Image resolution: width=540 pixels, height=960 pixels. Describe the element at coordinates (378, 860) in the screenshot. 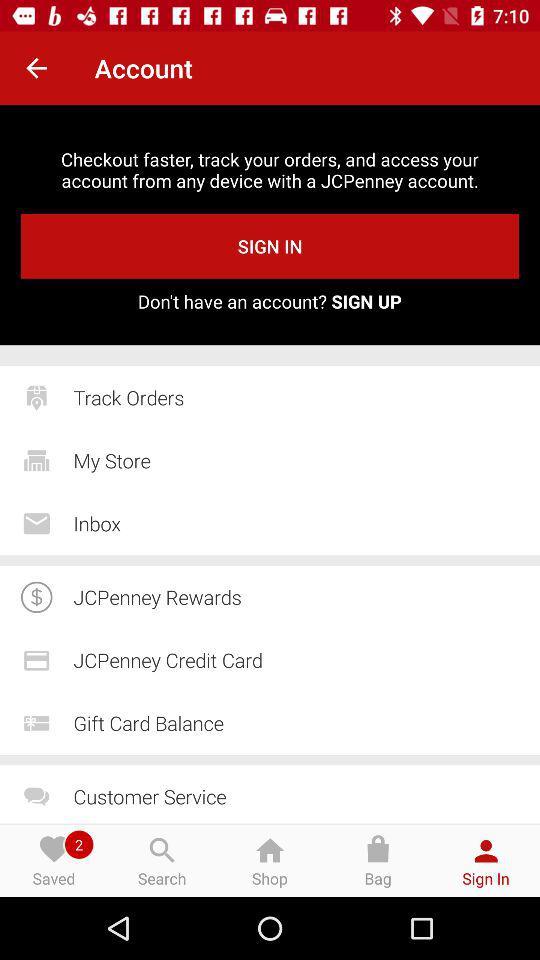

I see `bag at the bottom of the page` at that location.